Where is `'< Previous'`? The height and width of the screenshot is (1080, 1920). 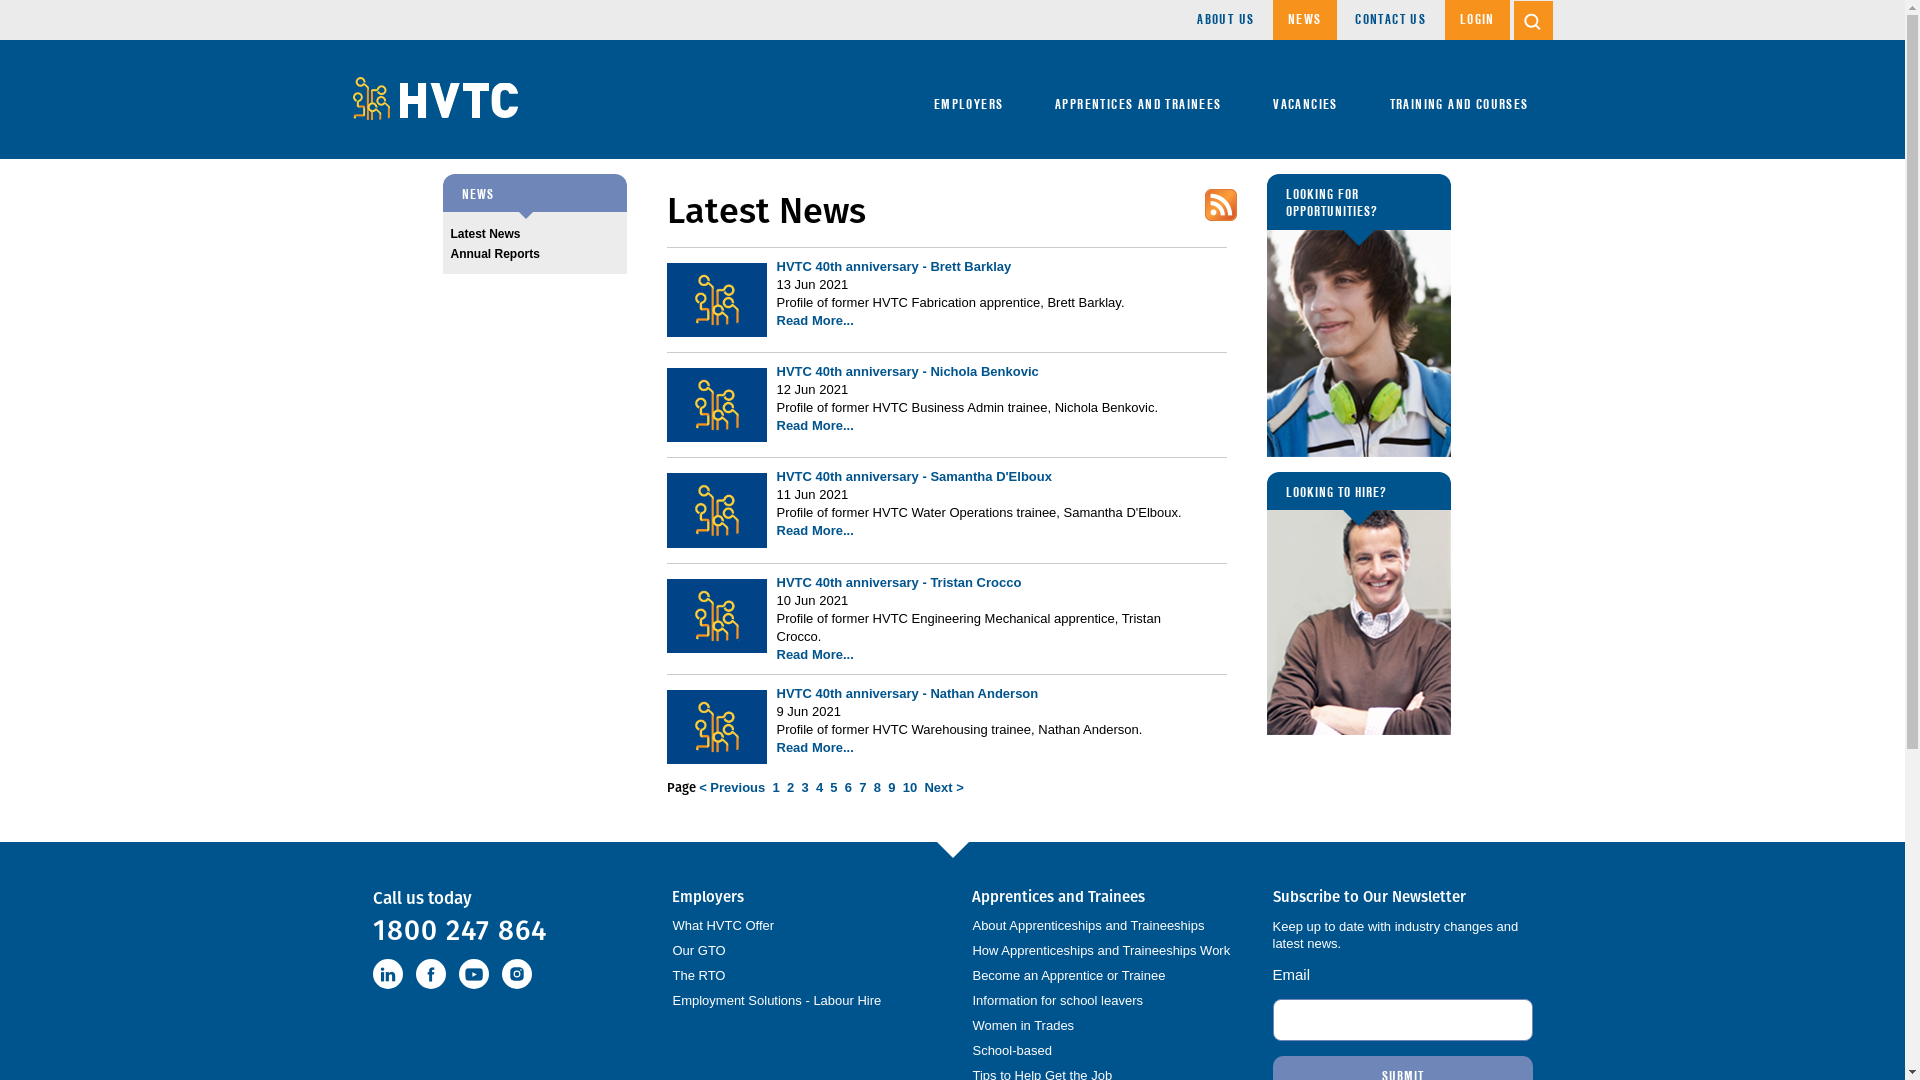 '< Previous' is located at coordinates (730, 786).